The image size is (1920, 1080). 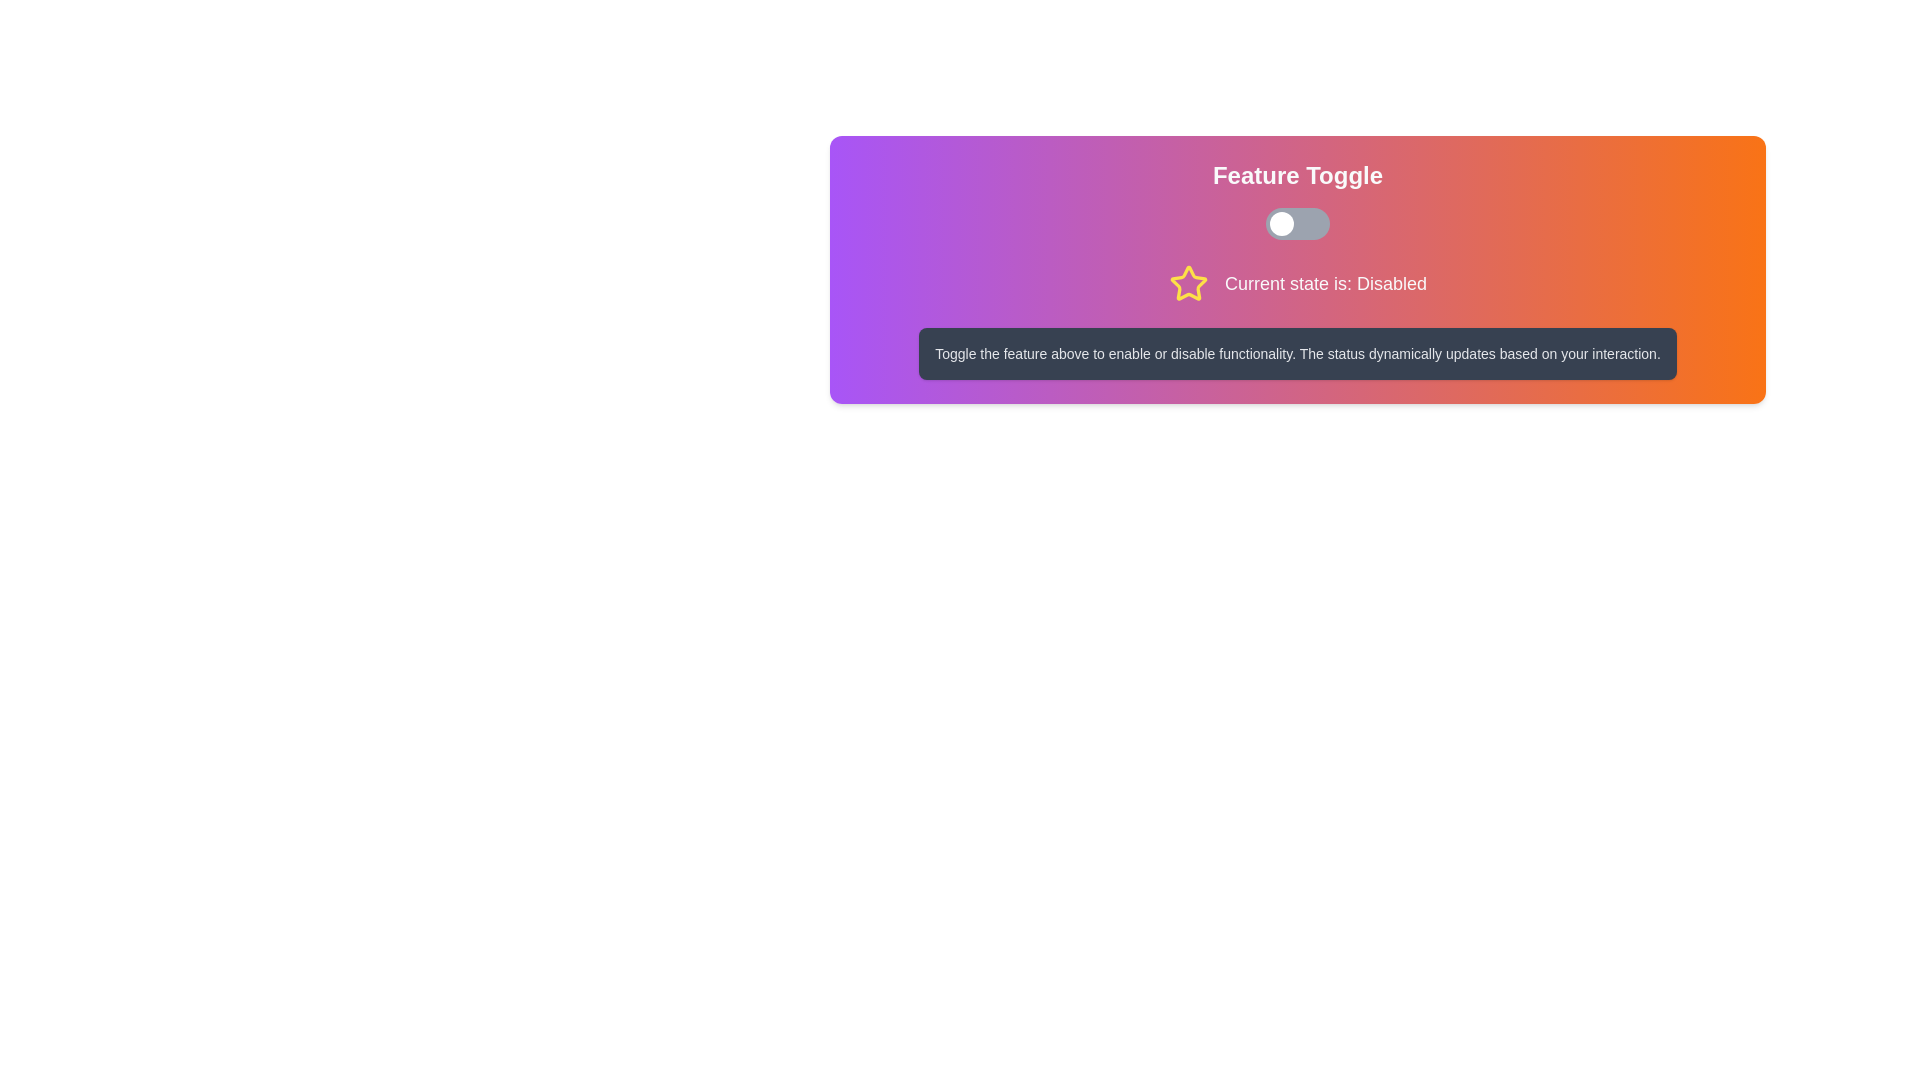 I want to click on the circular toggle button, which is part of a horizontal toggle switch located under the 'Feature Toggle' label, so click(x=1281, y=223).